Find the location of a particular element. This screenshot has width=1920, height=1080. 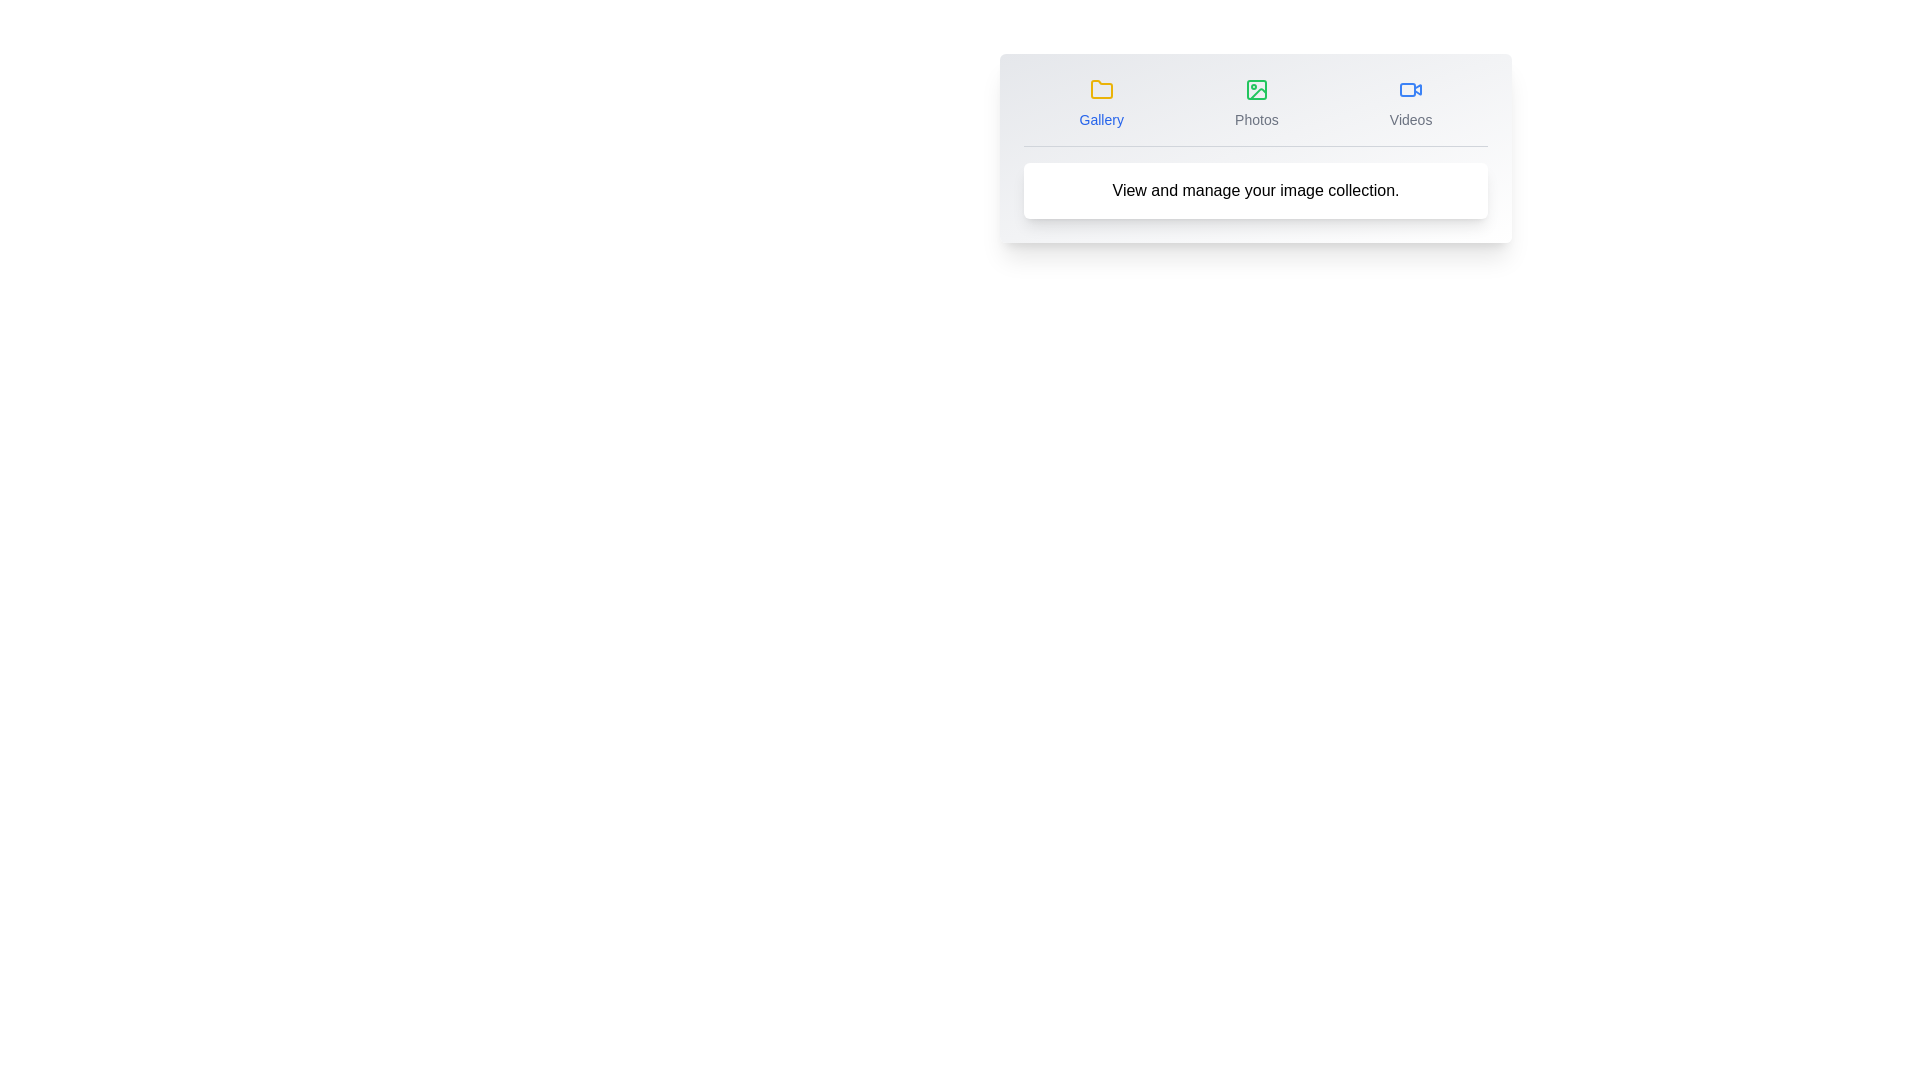

the Videos tab is located at coordinates (1410, 104).